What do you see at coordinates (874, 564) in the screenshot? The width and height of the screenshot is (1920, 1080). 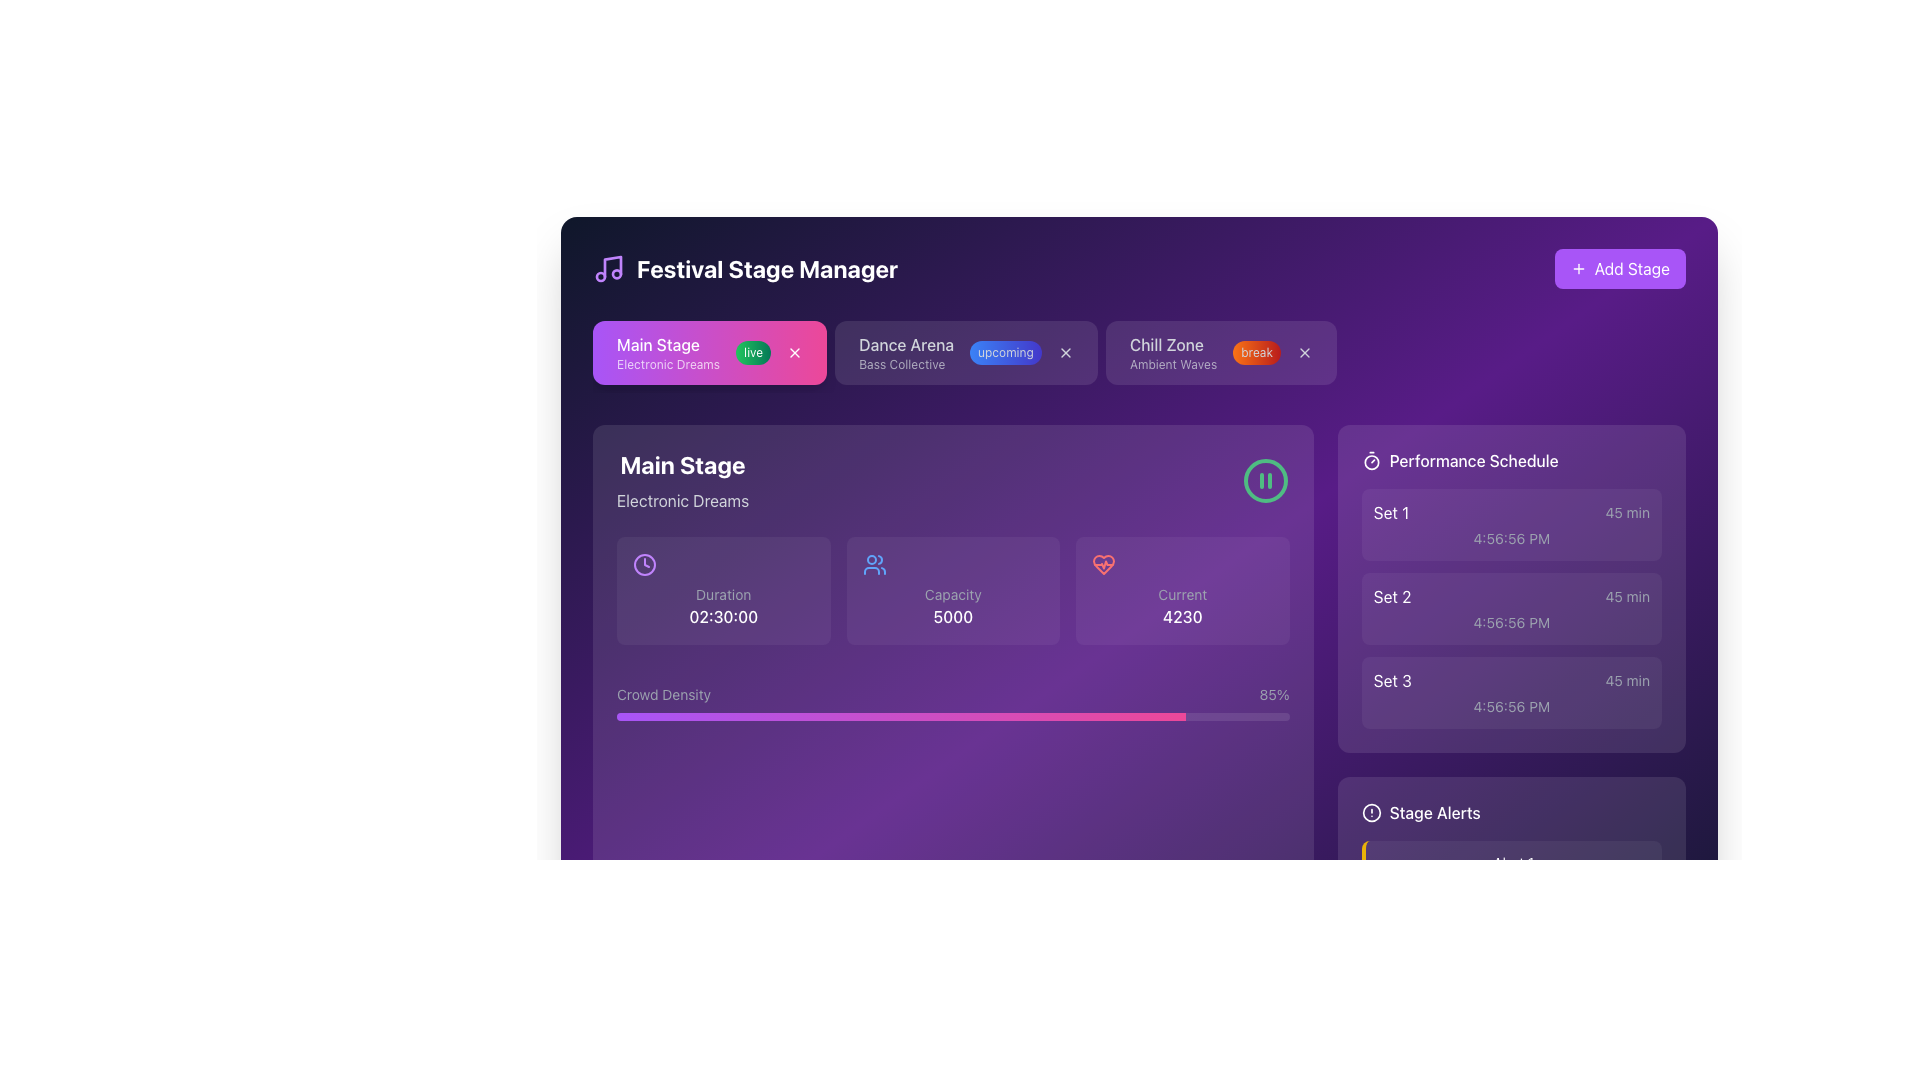 I see `icon representing a group of people, which is light blue and located in the second data card under the 'Main Stage' section, above the numerical value '5000'` at bounding box center [874, 564].